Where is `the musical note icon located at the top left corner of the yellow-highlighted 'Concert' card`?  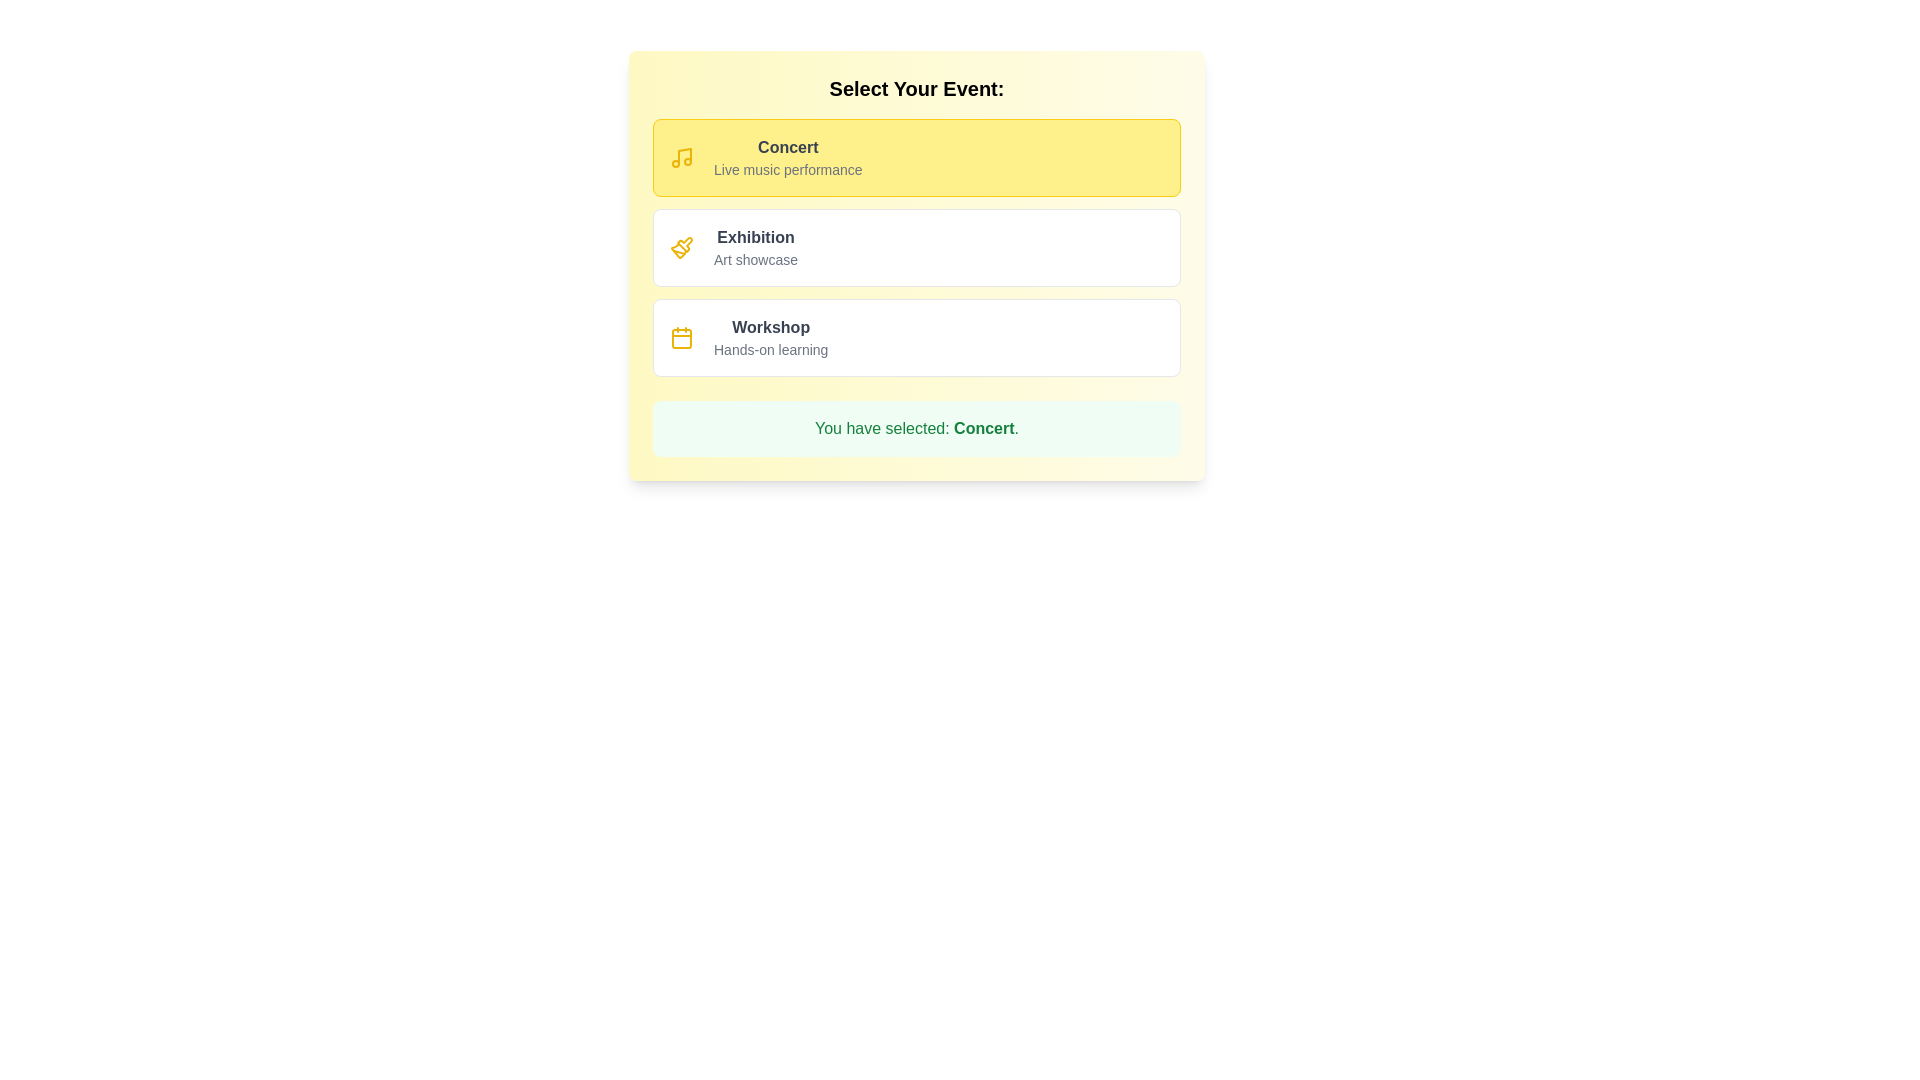
the musical note icon located at the top left corner of the yellow-highlighted 'Concert' card is located at coordinates (681, 157).